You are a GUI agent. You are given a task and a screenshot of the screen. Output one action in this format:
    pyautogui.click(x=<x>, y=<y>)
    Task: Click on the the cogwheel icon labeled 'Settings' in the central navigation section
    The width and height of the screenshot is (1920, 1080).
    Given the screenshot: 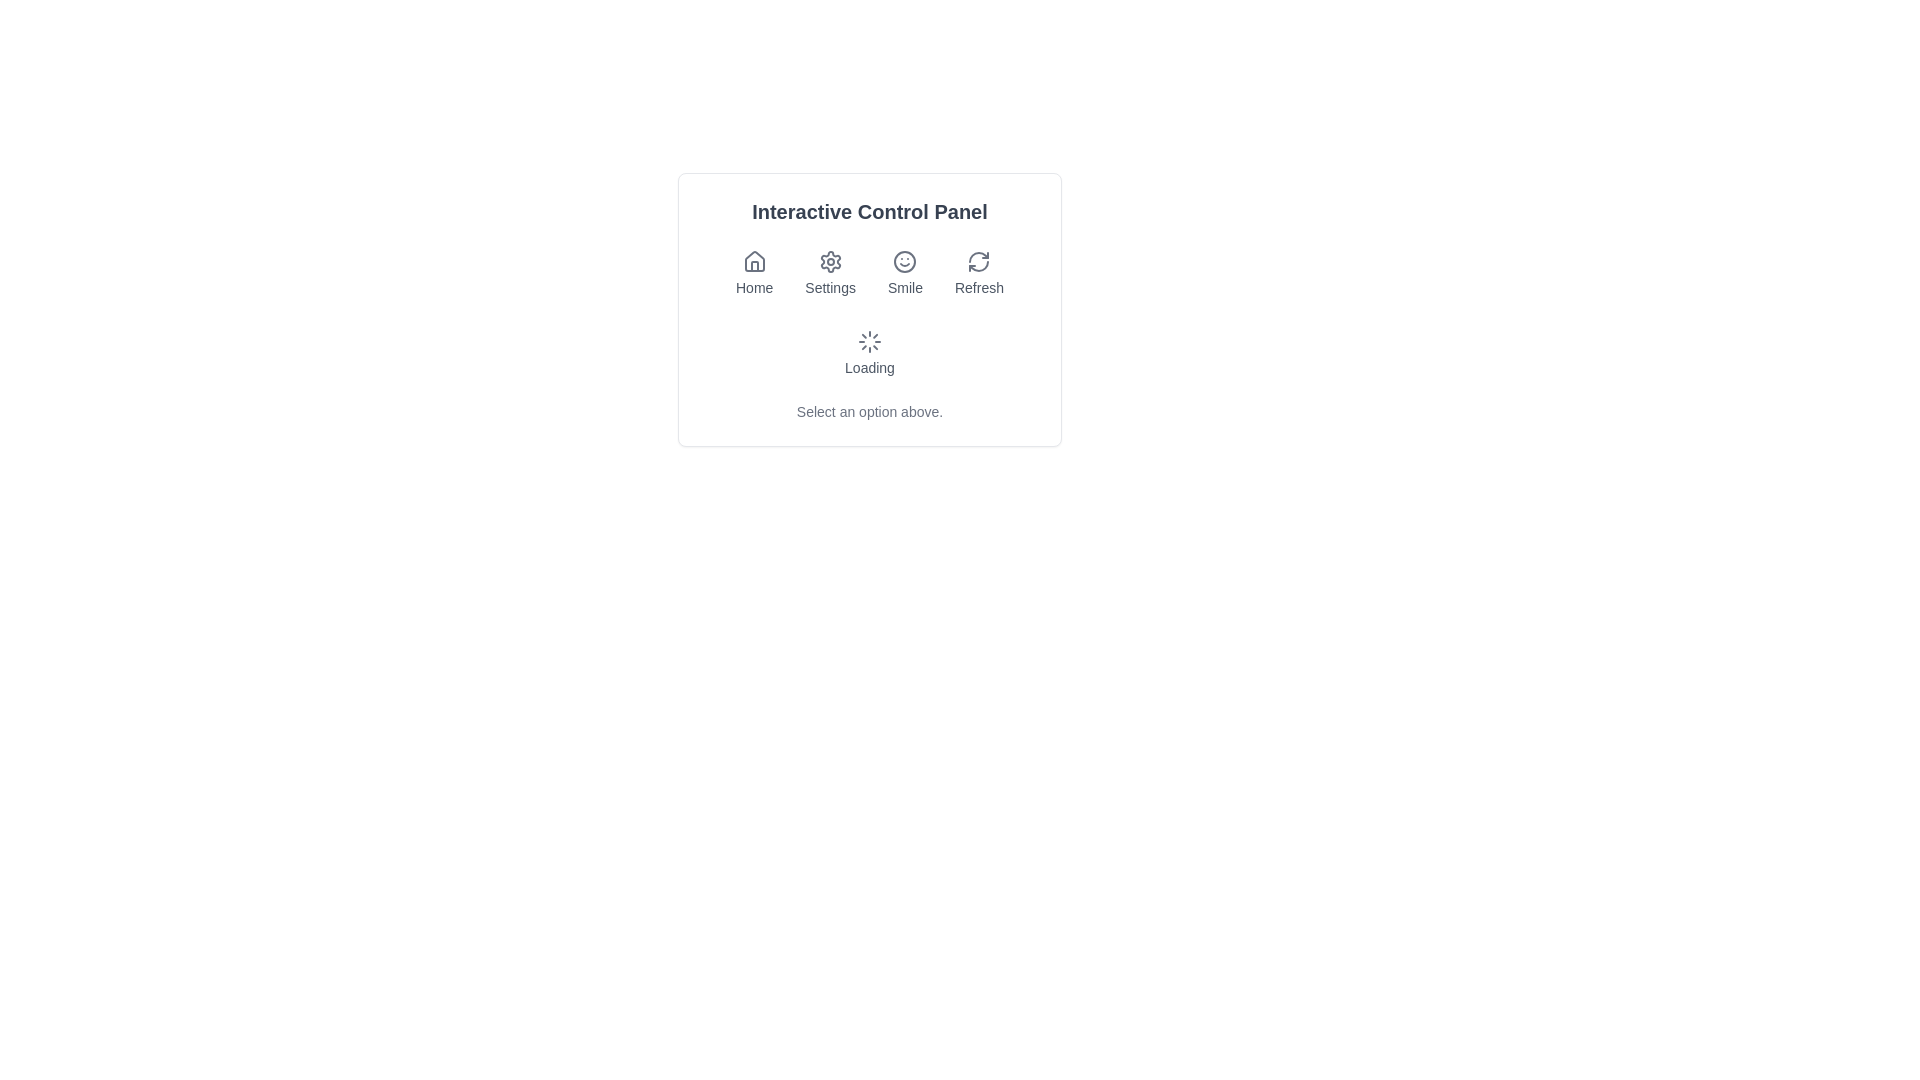 What is the action you would take?
    pyautogui.click(x=830, y=261)
    